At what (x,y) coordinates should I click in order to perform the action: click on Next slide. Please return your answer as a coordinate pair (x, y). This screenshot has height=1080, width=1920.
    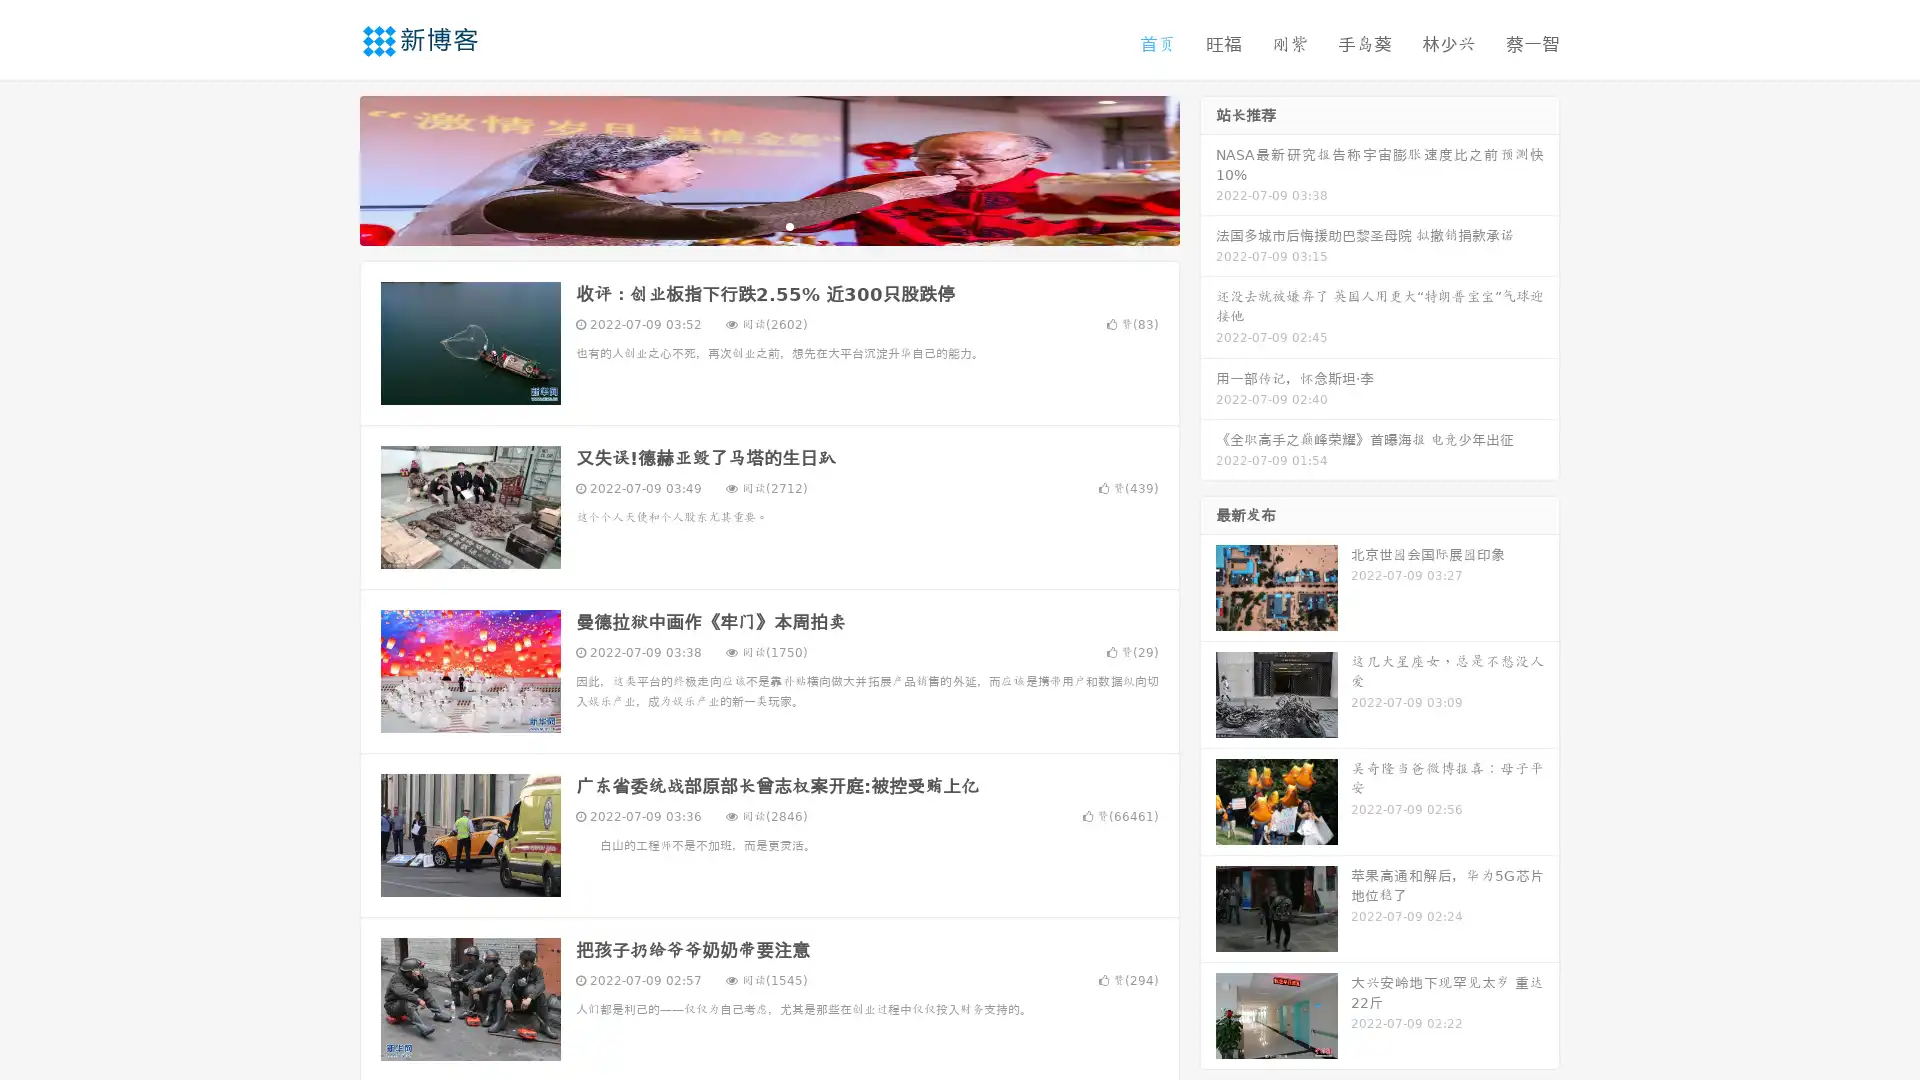
    Looking at the image, I should click on (1208, 168).